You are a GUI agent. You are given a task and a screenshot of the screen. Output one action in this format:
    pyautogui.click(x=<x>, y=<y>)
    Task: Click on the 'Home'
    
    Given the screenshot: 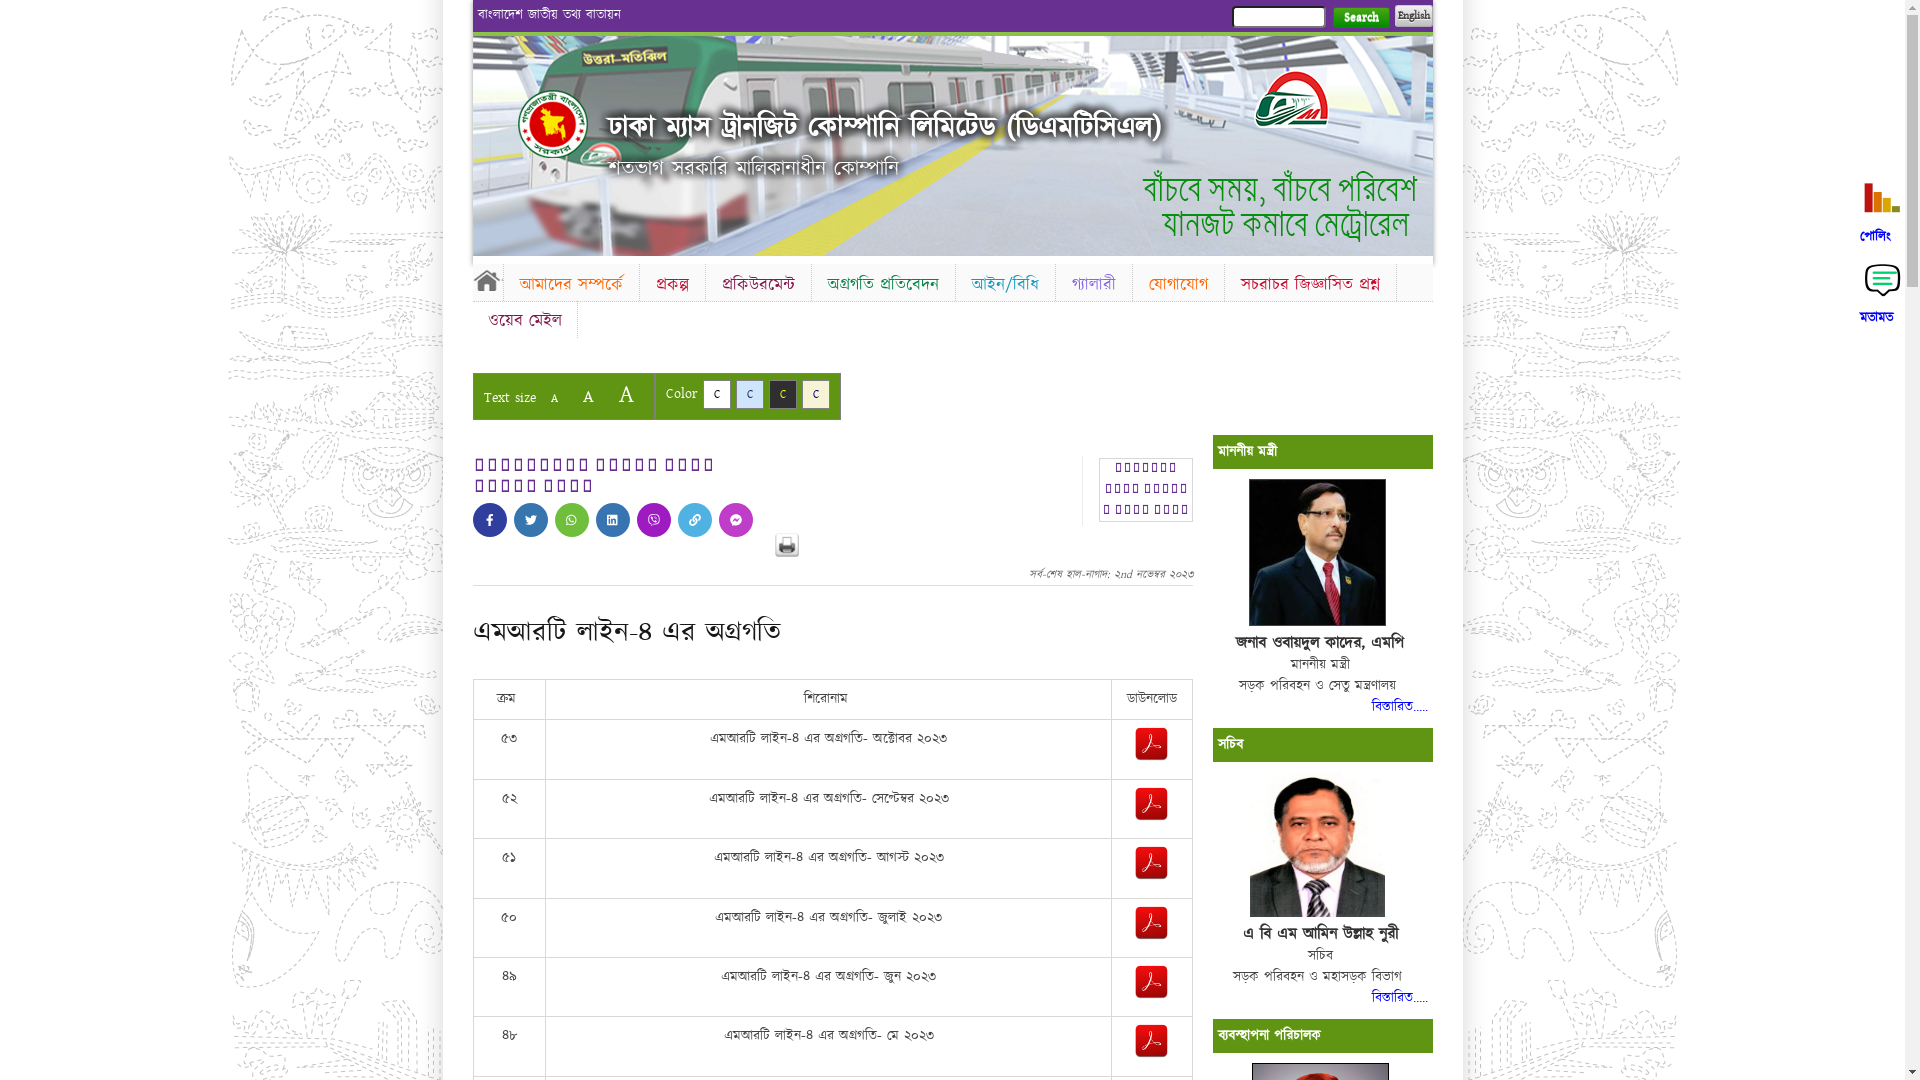 What is the action you would take?
    pyautogui.click(x=518, y=123)
    